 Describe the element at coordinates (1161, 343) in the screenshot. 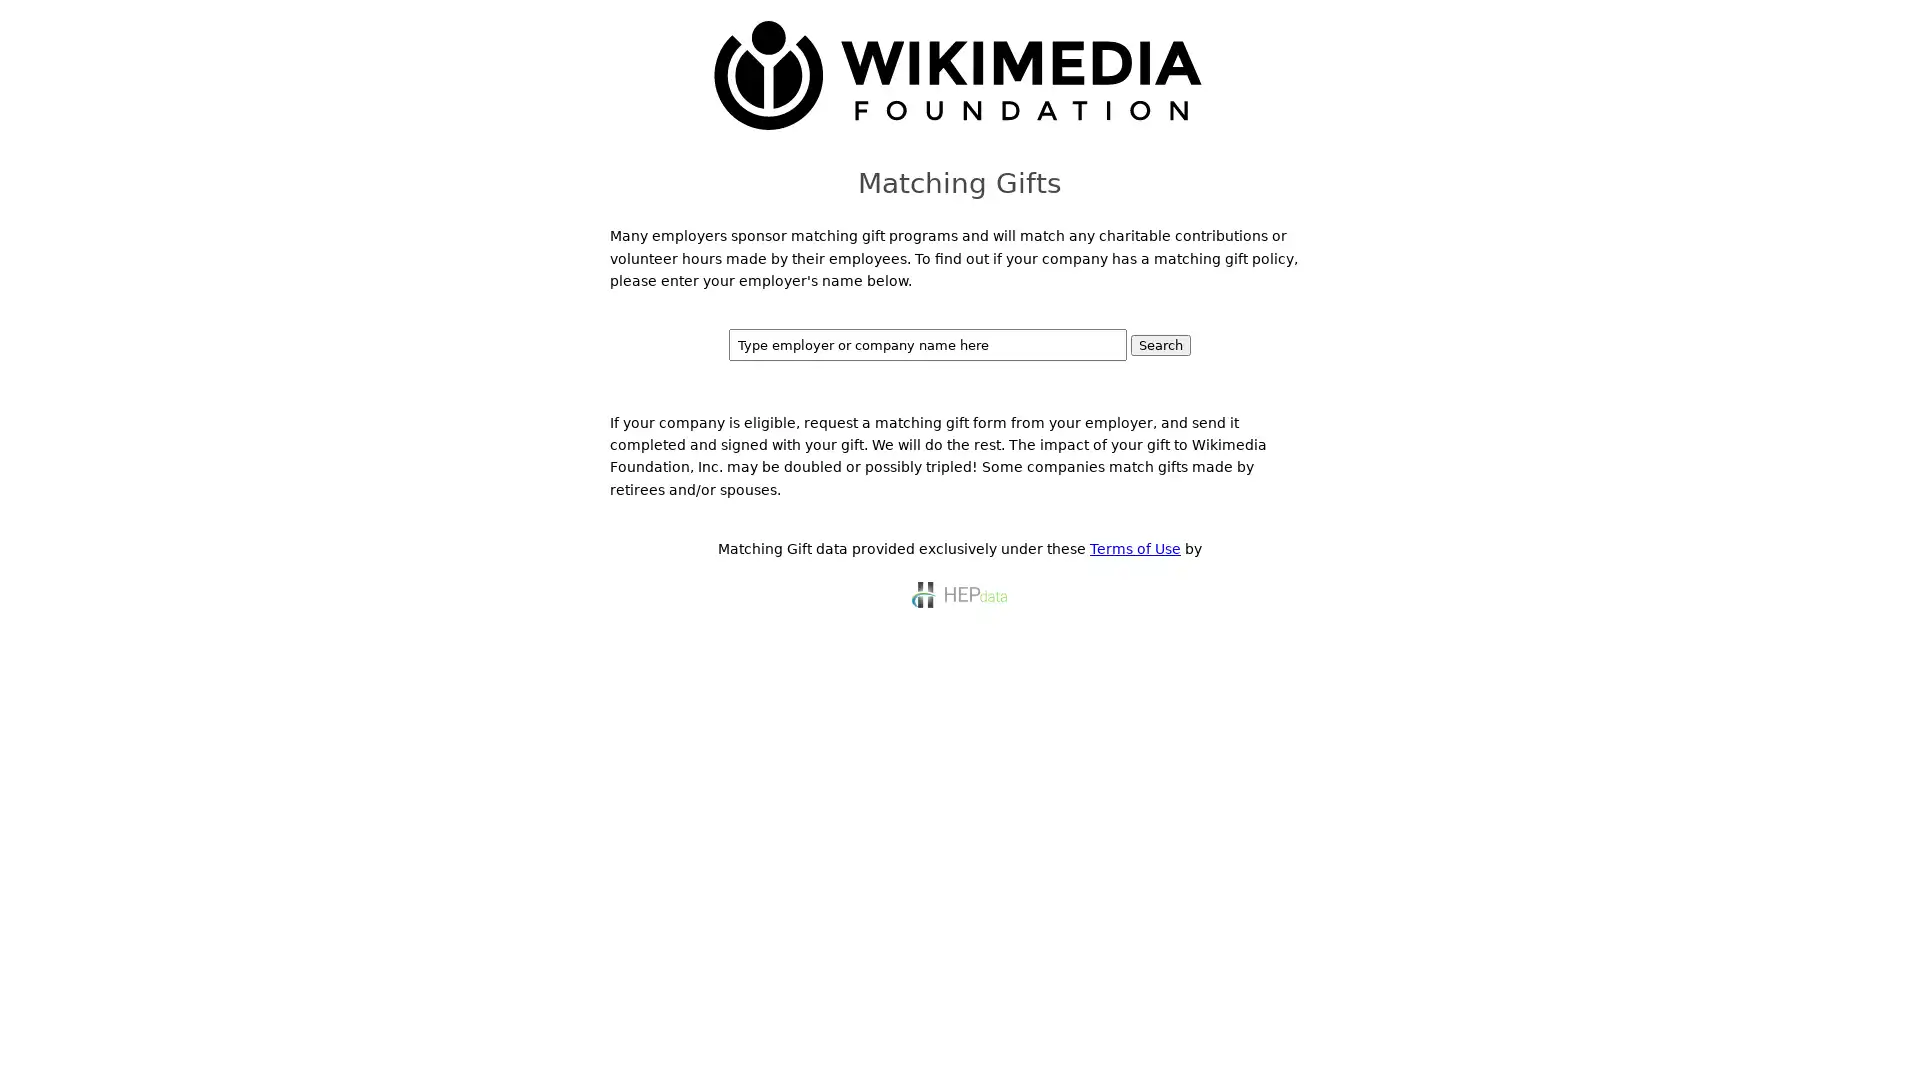

I see `Search` at that location.